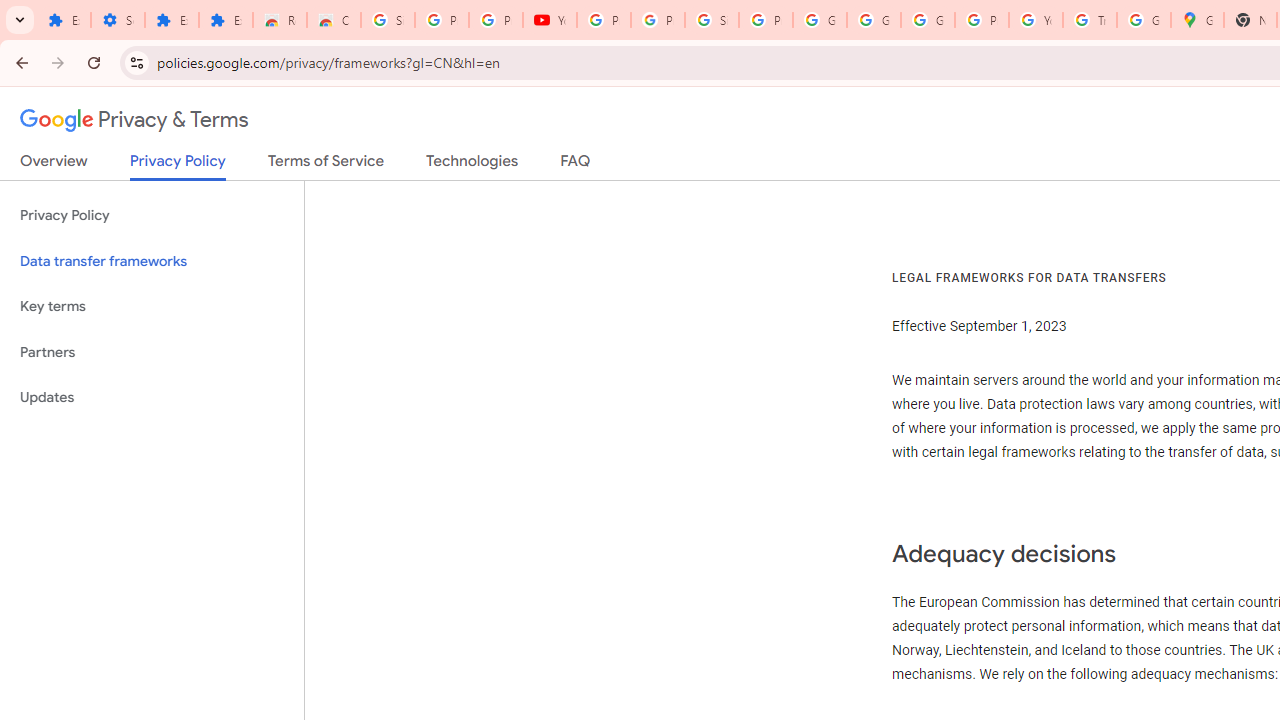 Image resolution: width=1280 pixels, height=720 pixels. I want to click on 'Extensions', so click(225, 20).